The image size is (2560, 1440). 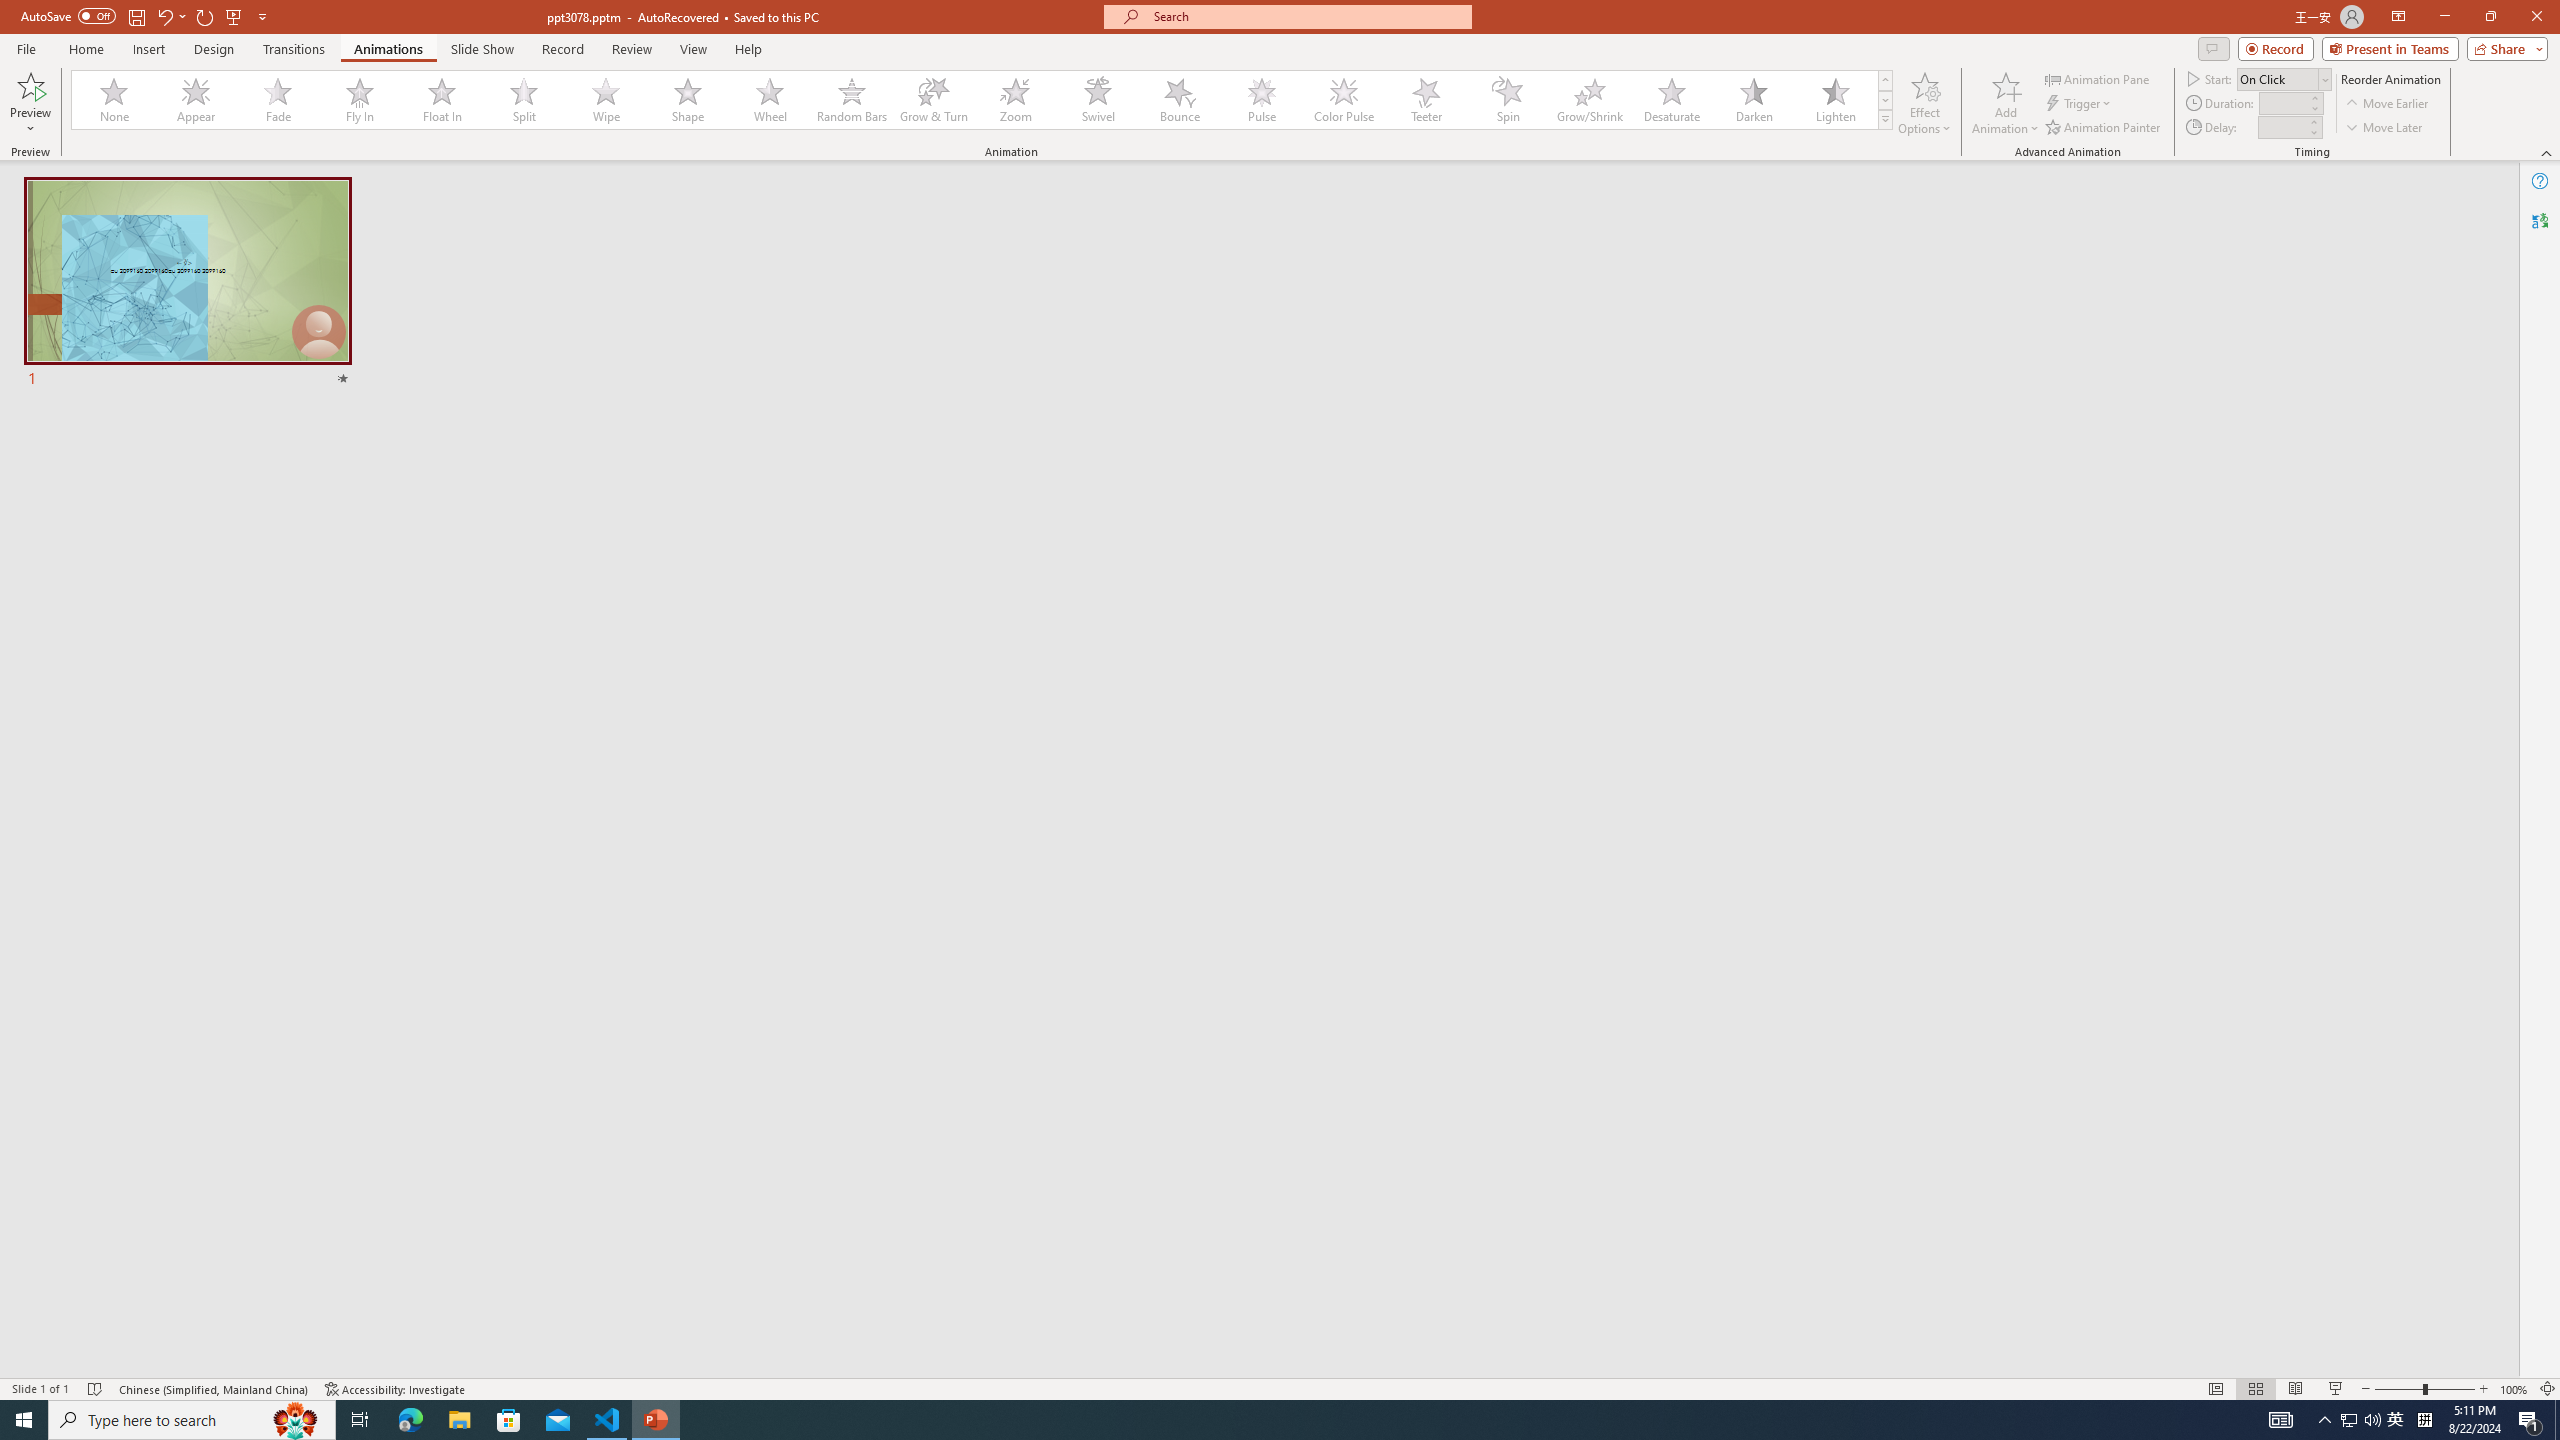 I want to click on 'Spin', so click(x=1507, y=99).